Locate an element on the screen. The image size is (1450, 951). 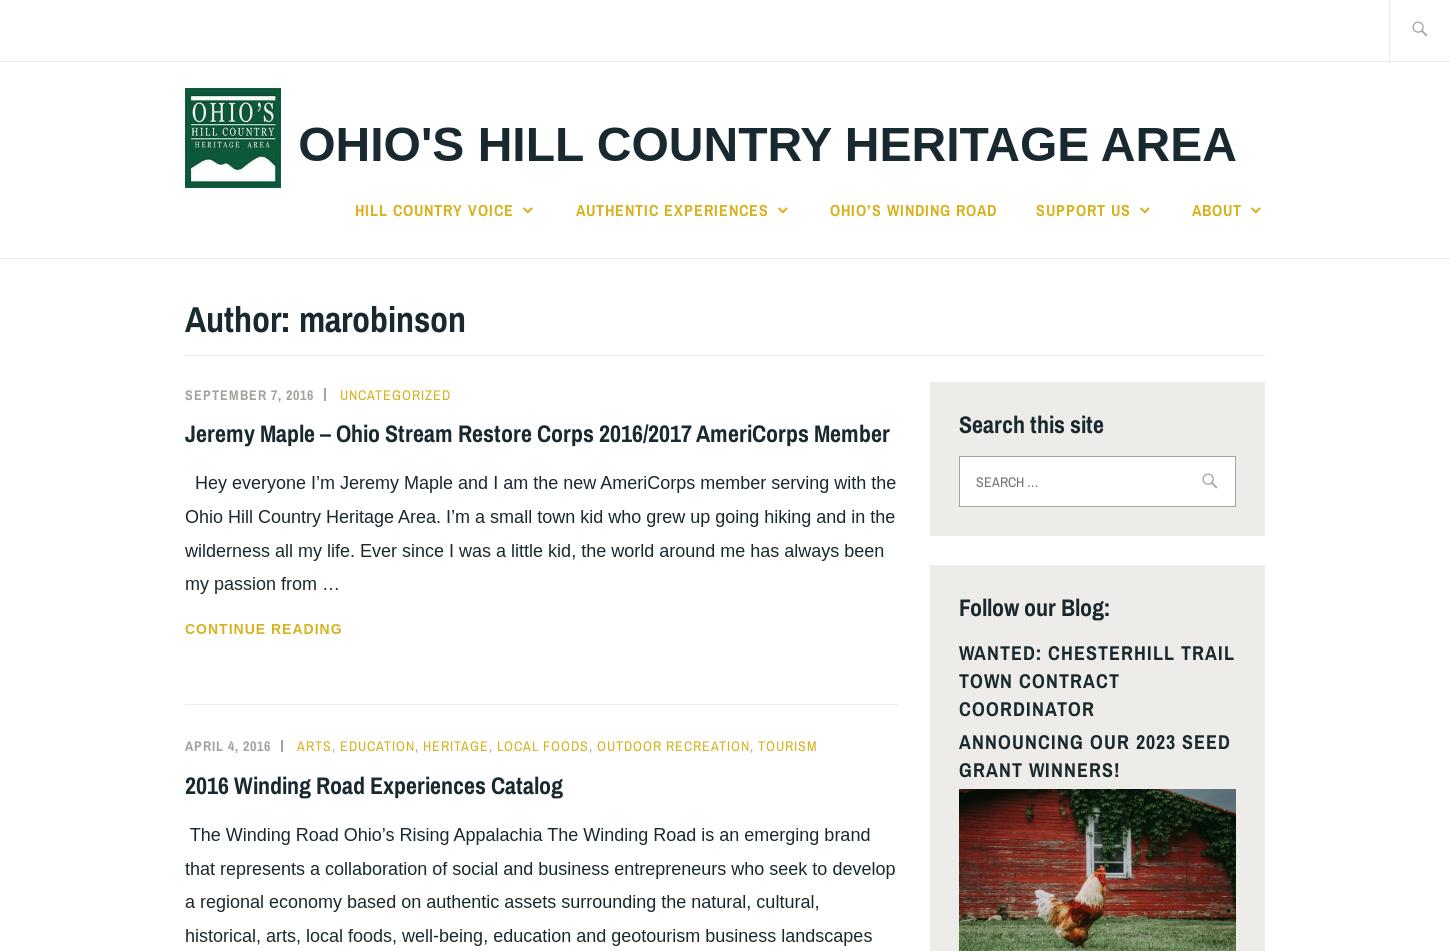
'Continue reading' is located at coordinates (263, 627).